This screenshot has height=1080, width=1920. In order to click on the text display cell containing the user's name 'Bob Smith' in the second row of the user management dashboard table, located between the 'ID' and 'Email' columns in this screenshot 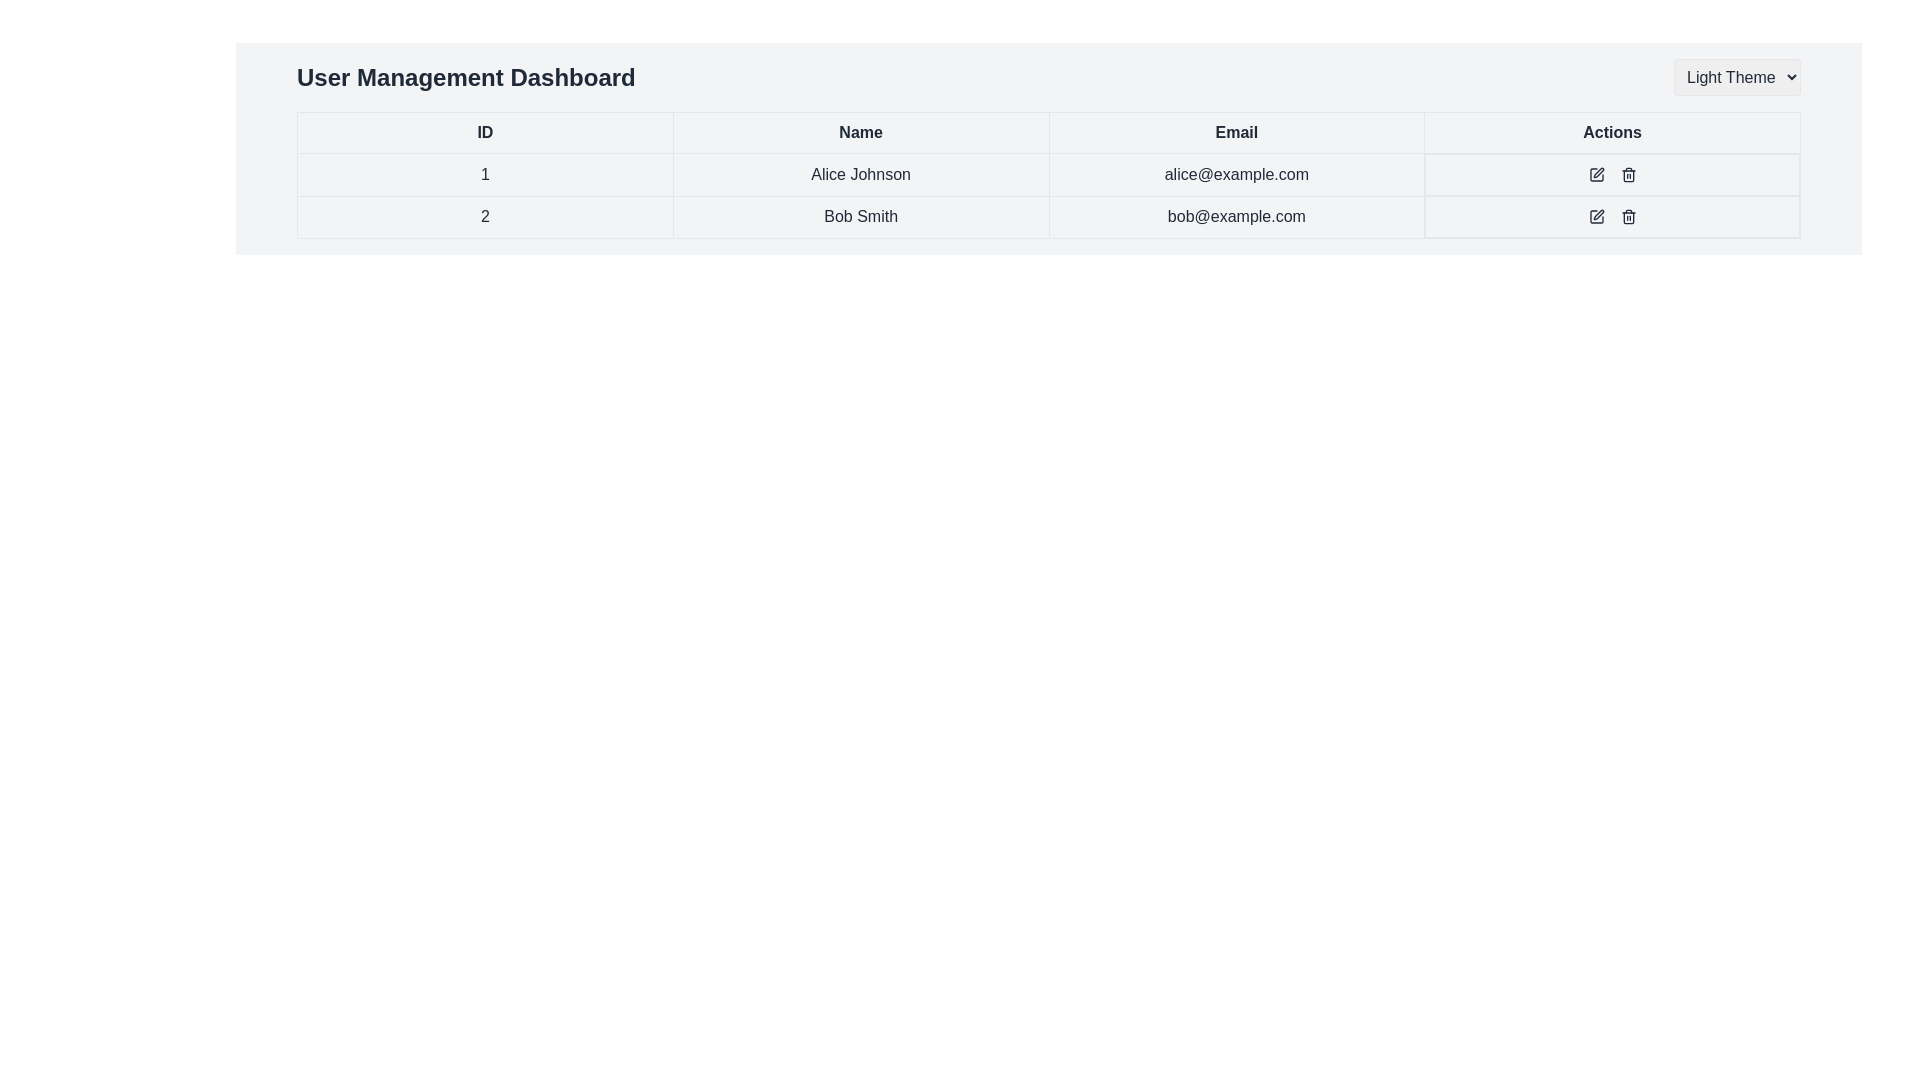, I will do `click(861, 217)`.